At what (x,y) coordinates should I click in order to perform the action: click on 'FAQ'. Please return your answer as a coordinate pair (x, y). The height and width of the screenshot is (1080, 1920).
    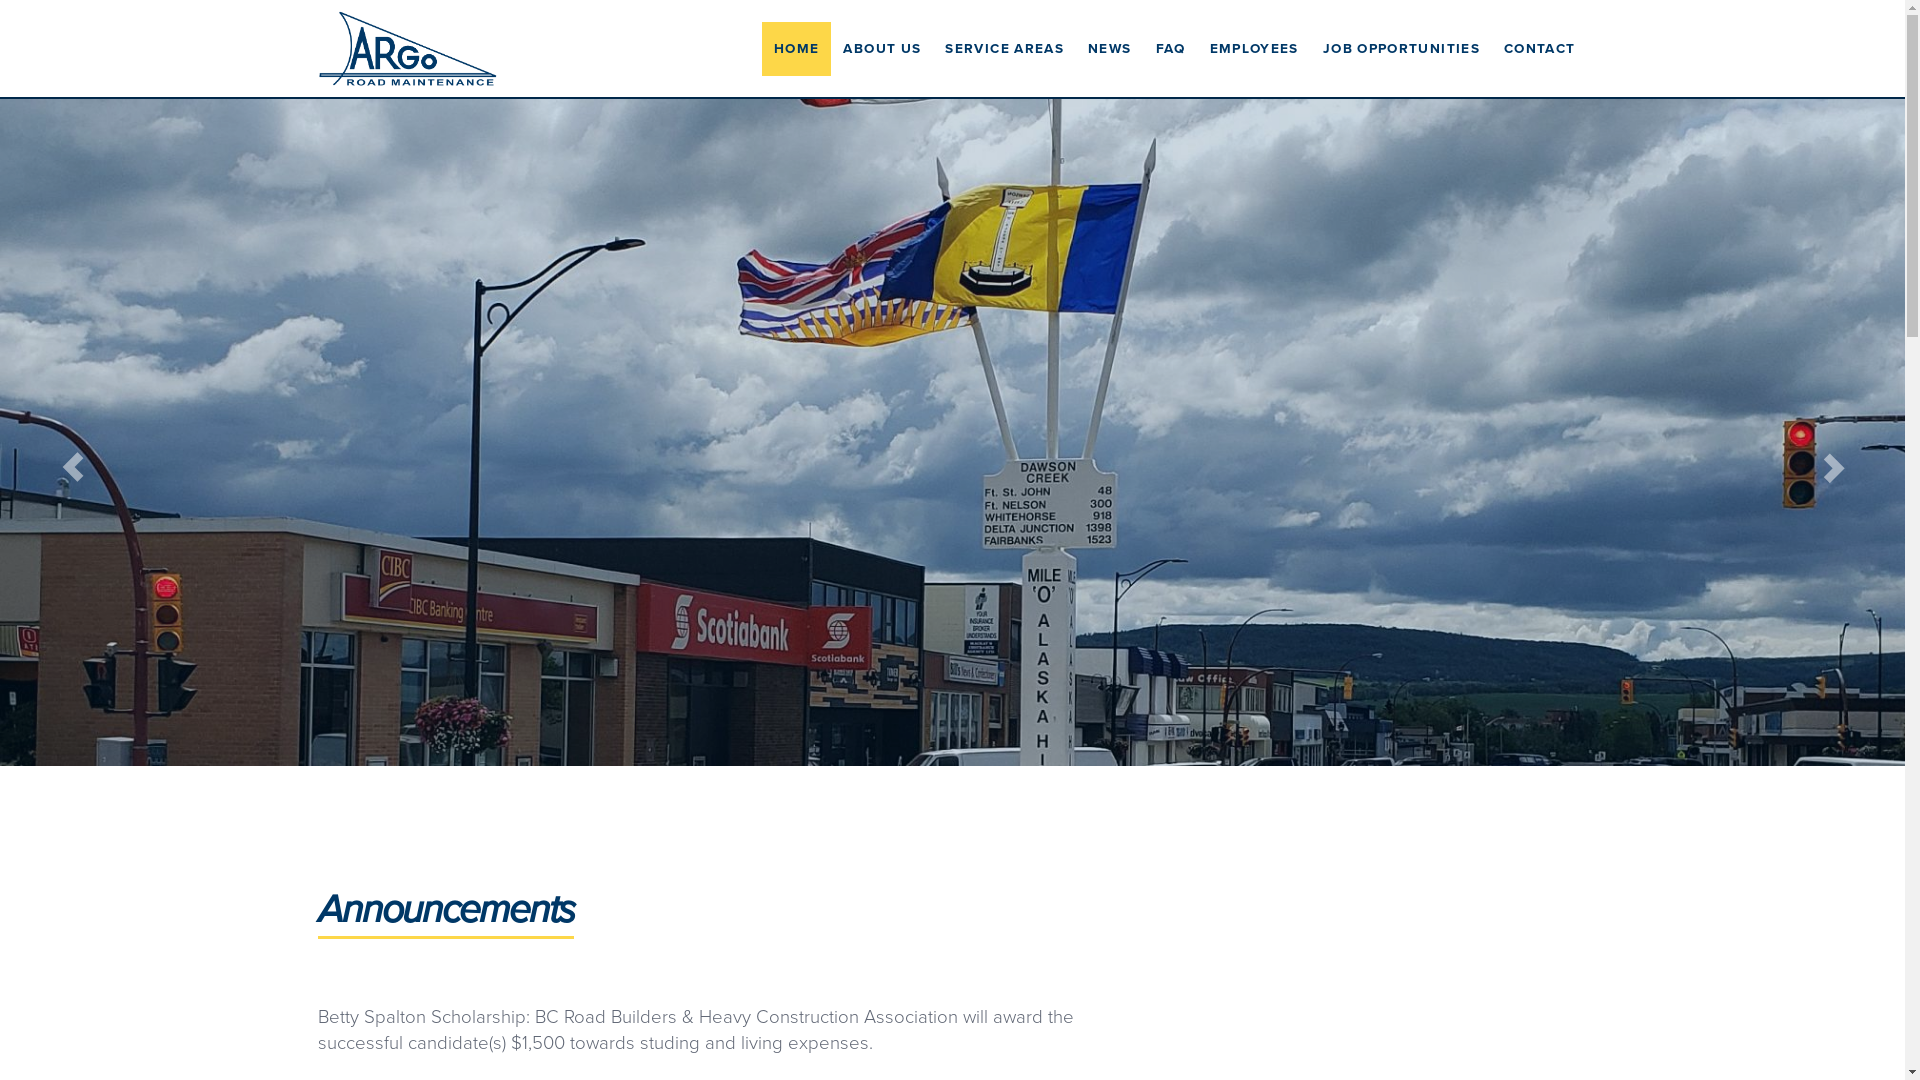
    Looking at the image, I should click on (1171, 48).